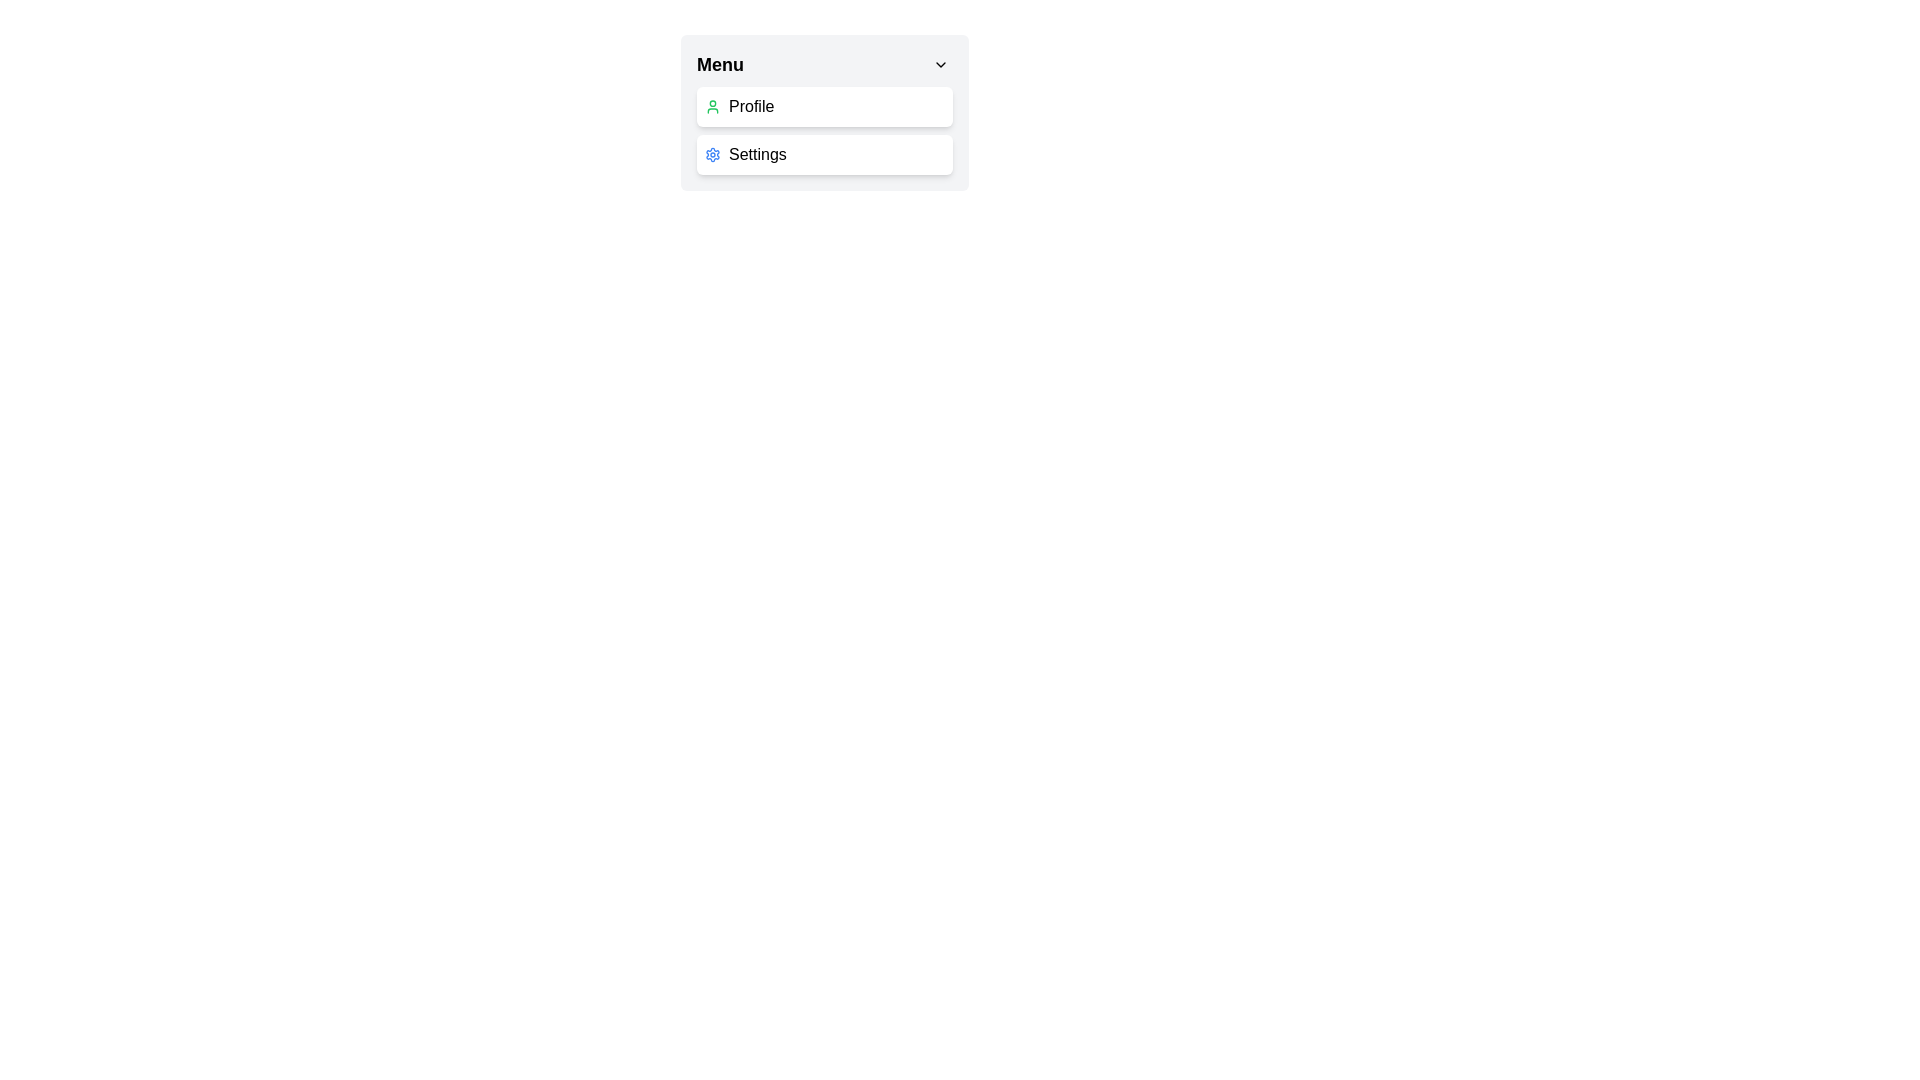  What do you see at coordinates (939, 64) in the screenshot?
I see `the Chevron Down icon located at the upper-right corner of the 'Menu' dropdown header` at bounding box center [939, 64].